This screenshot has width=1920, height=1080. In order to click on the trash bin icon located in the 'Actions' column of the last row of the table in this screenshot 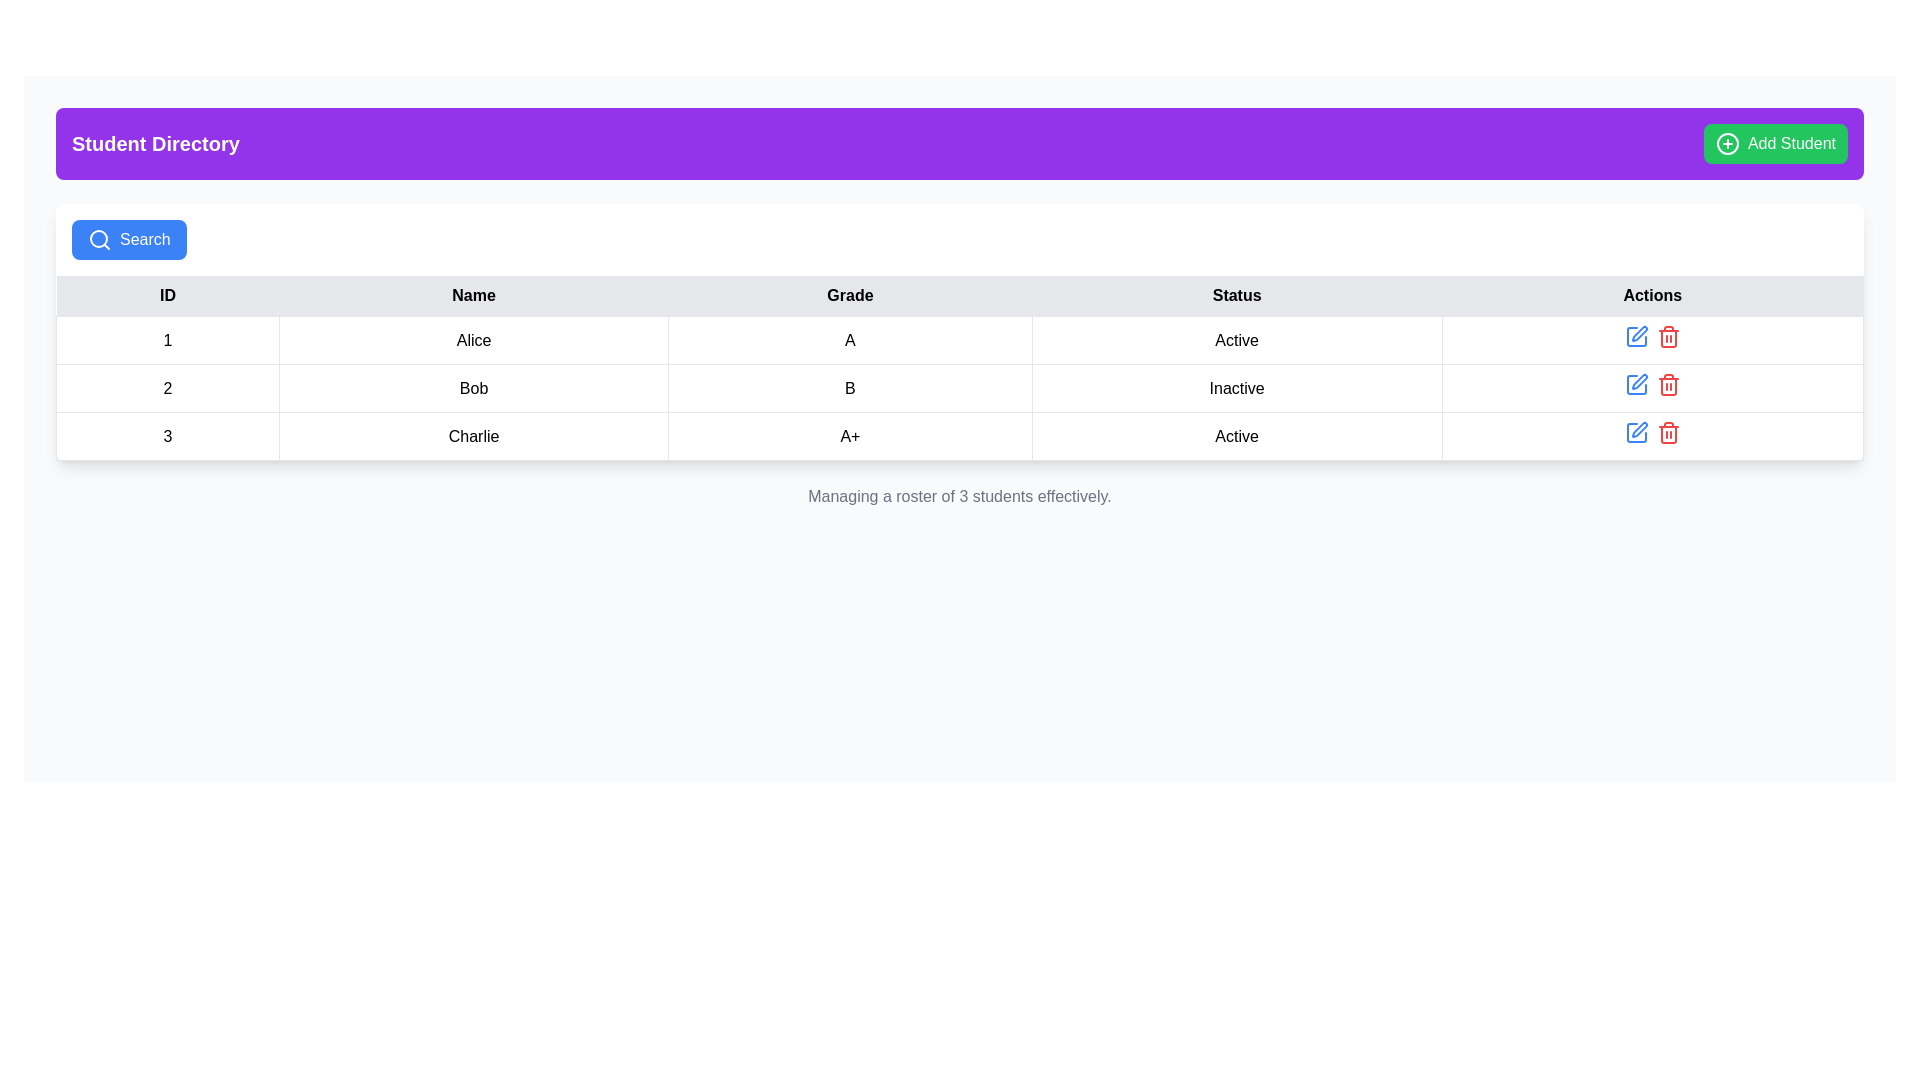, I will do `click(1668, 431)`.